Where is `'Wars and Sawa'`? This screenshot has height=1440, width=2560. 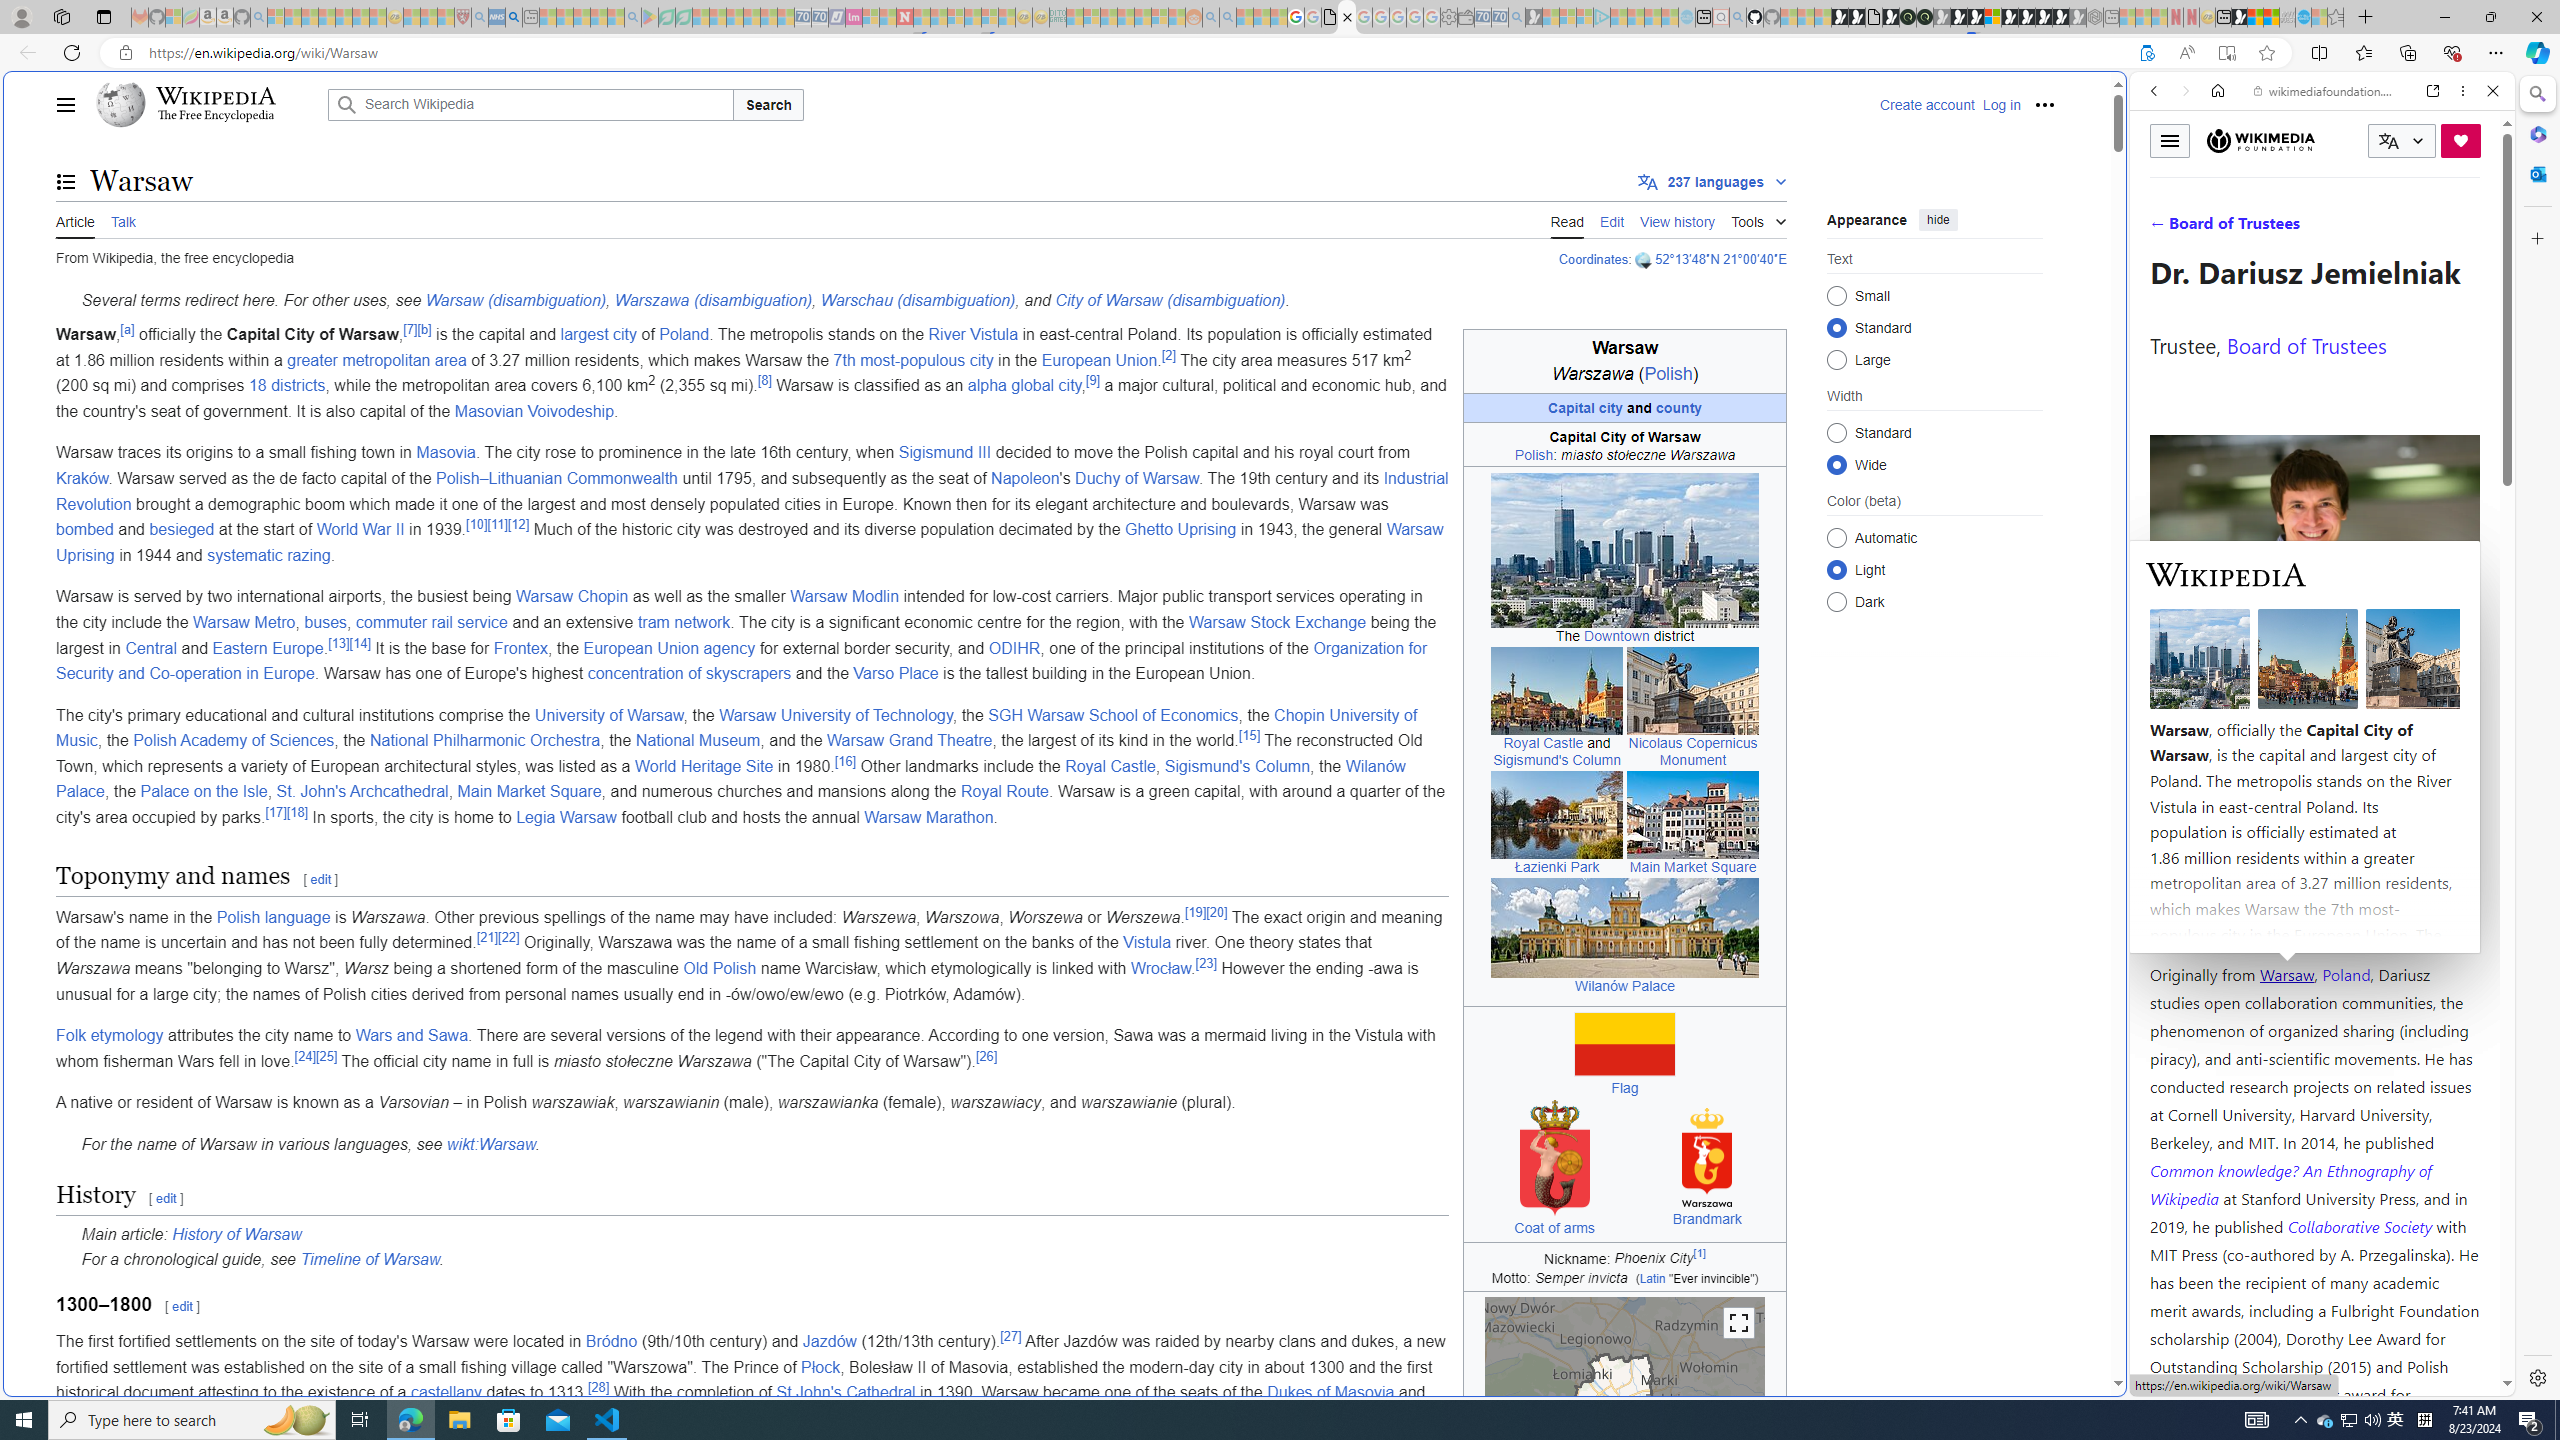 'Wars and Sawa' is located at coordinates (411, 1035).